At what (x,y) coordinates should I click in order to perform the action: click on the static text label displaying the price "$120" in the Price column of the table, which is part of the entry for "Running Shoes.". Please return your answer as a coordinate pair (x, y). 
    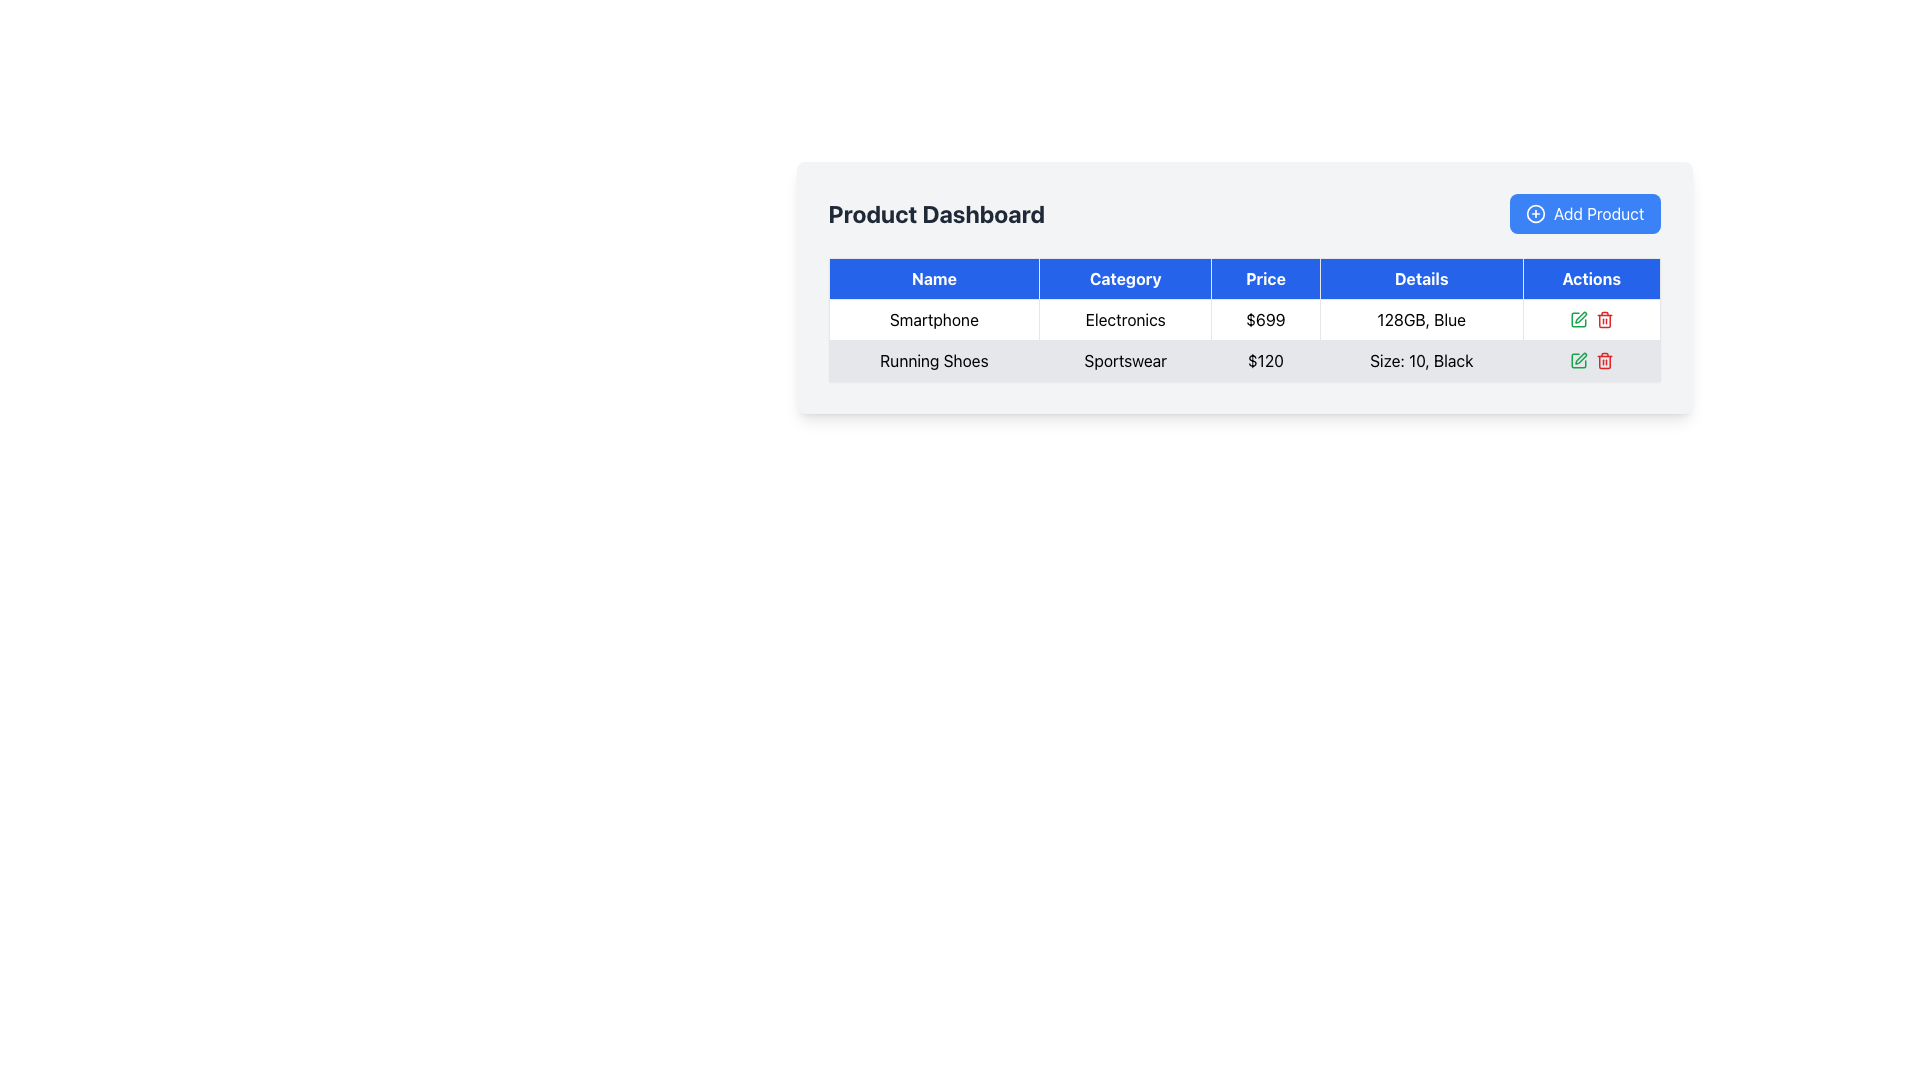
    Looking at the image, I should click on (1264, 361).